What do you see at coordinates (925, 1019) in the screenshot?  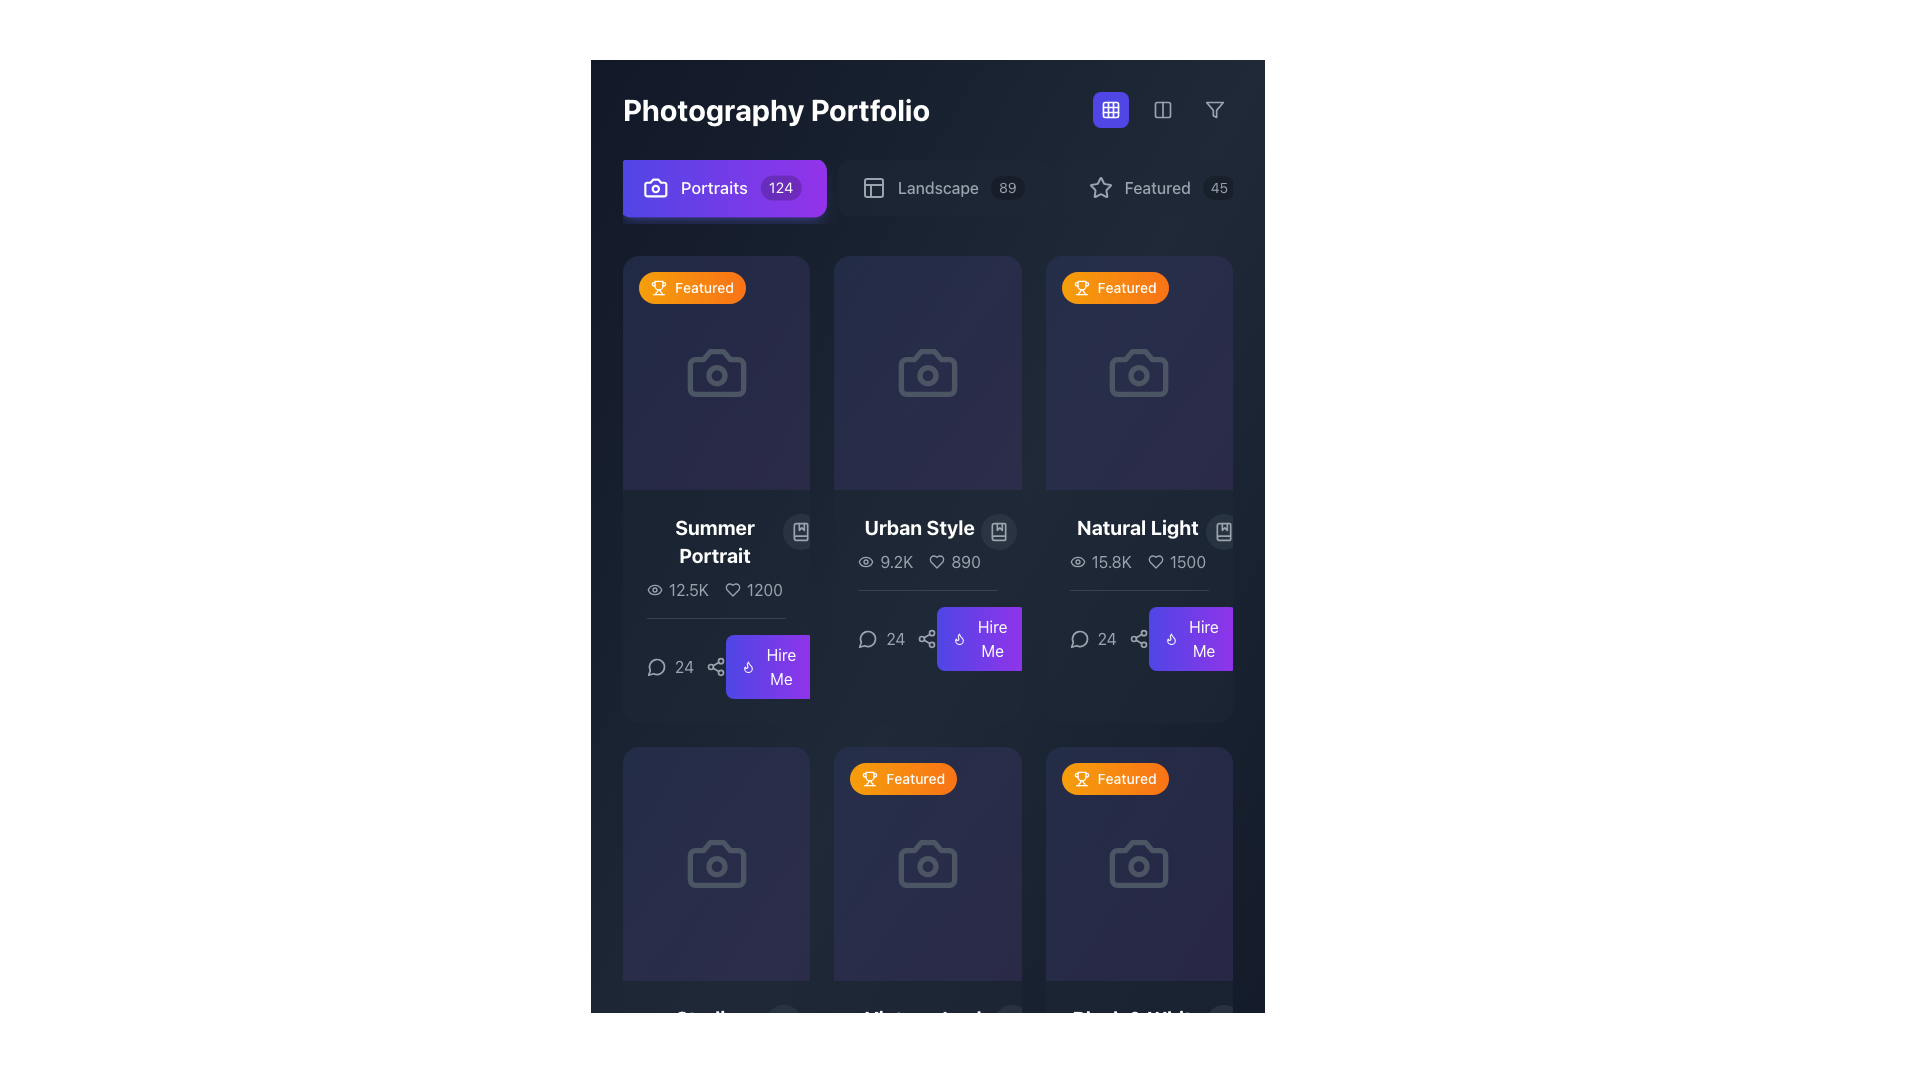 I see `the static text label located in the bottom row of the grid layout, specifically in the third column from the left` at bounding box center [925, 1019].